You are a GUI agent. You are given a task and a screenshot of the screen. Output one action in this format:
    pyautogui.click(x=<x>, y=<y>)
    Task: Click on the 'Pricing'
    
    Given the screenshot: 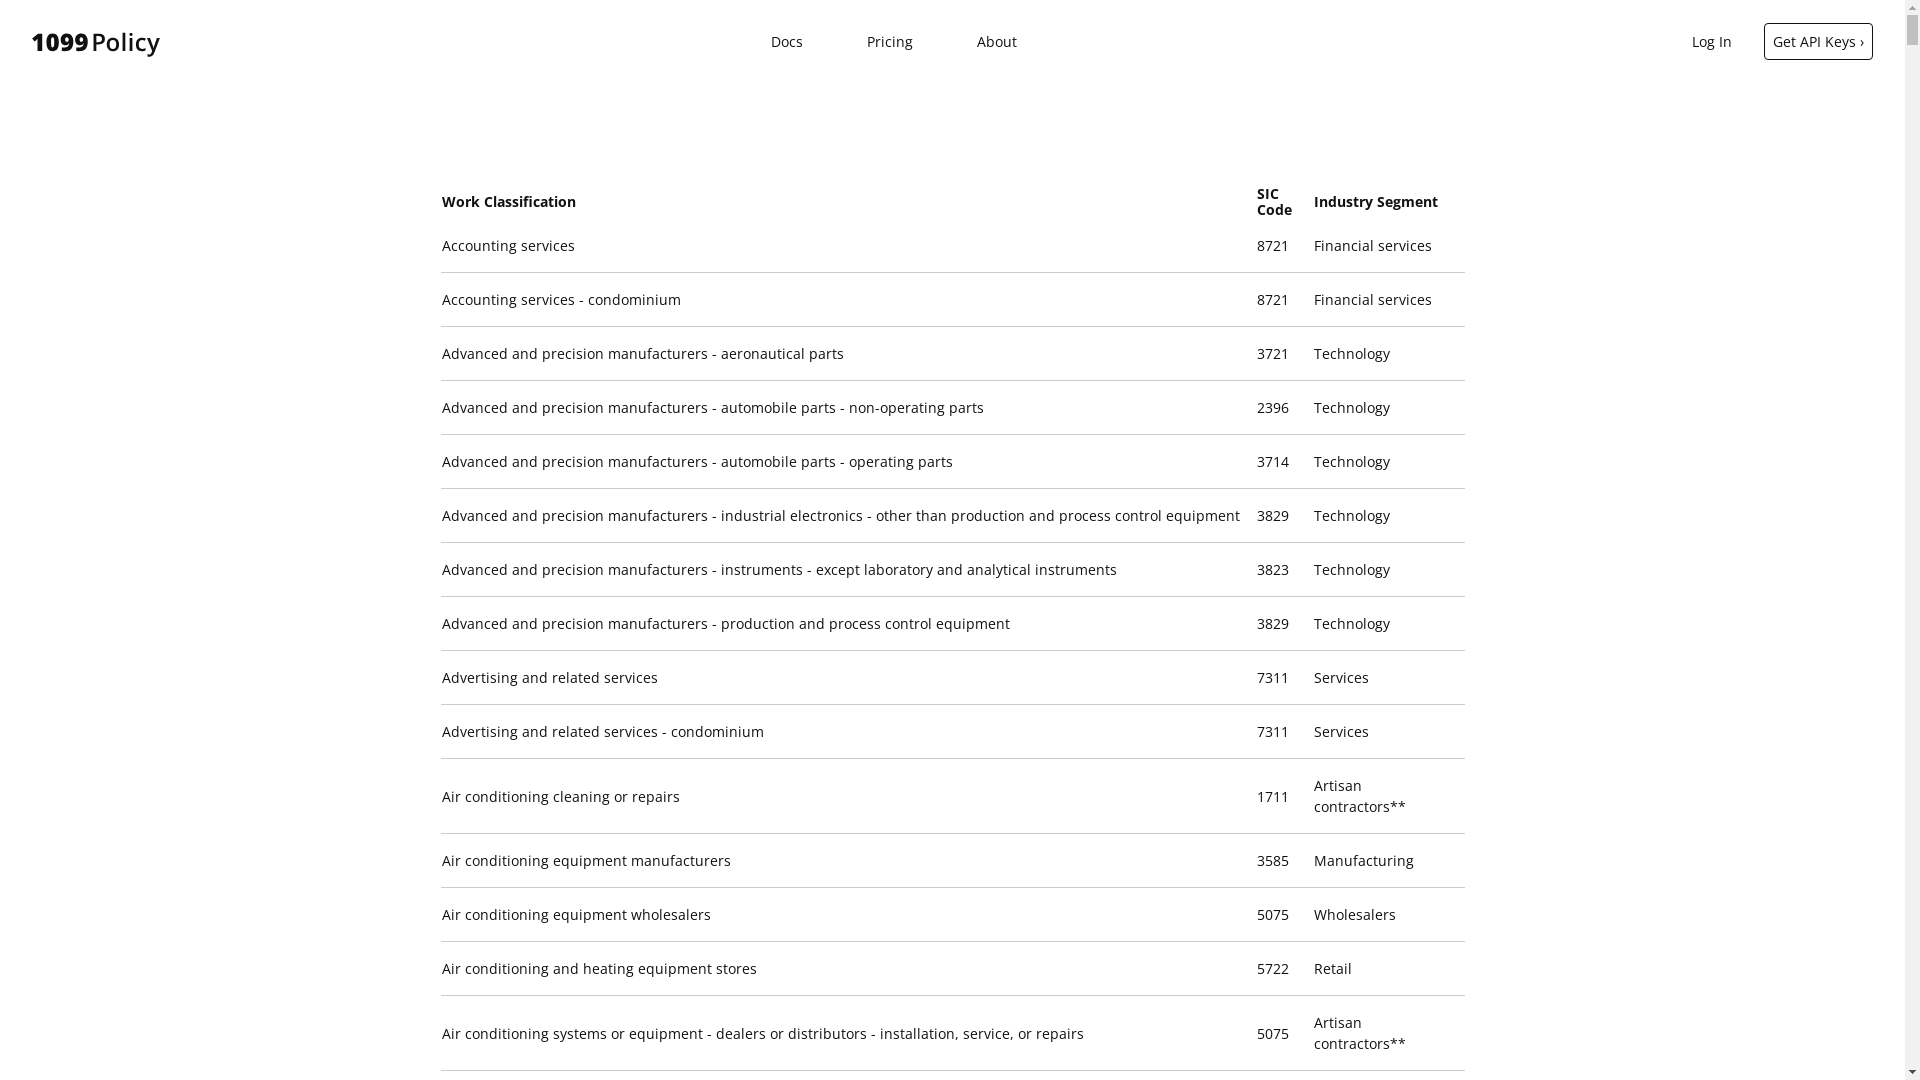 What is the action you would take?
    pyautogui.click(x=867, y=41)
    